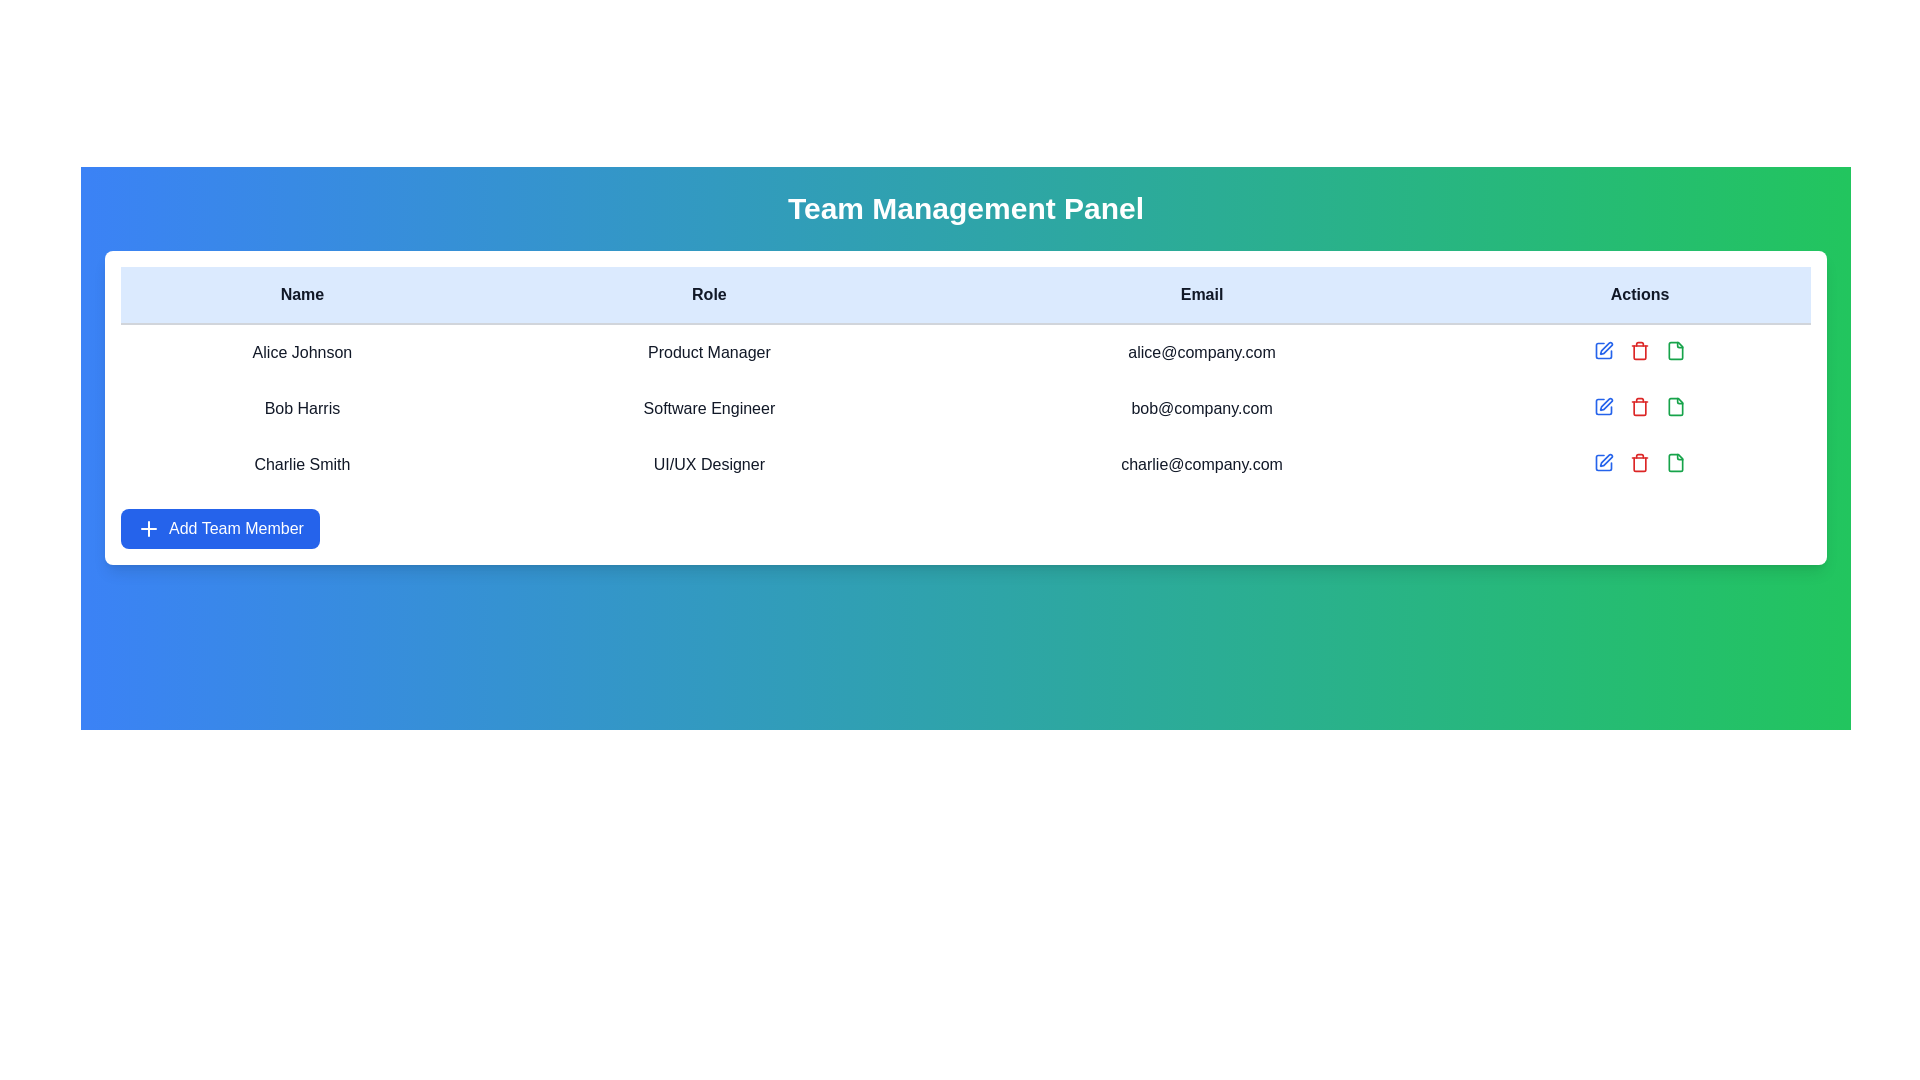 This screenshot has width=1920, height=1080. What do you see at coordinates (1640, 295) in the screenshot?
I see `the text header element labeled 'Actions', which is styled with a light blue background and centered black text, located at the top row of a table structure as the fourth element` at bounding box center [1640, 295].